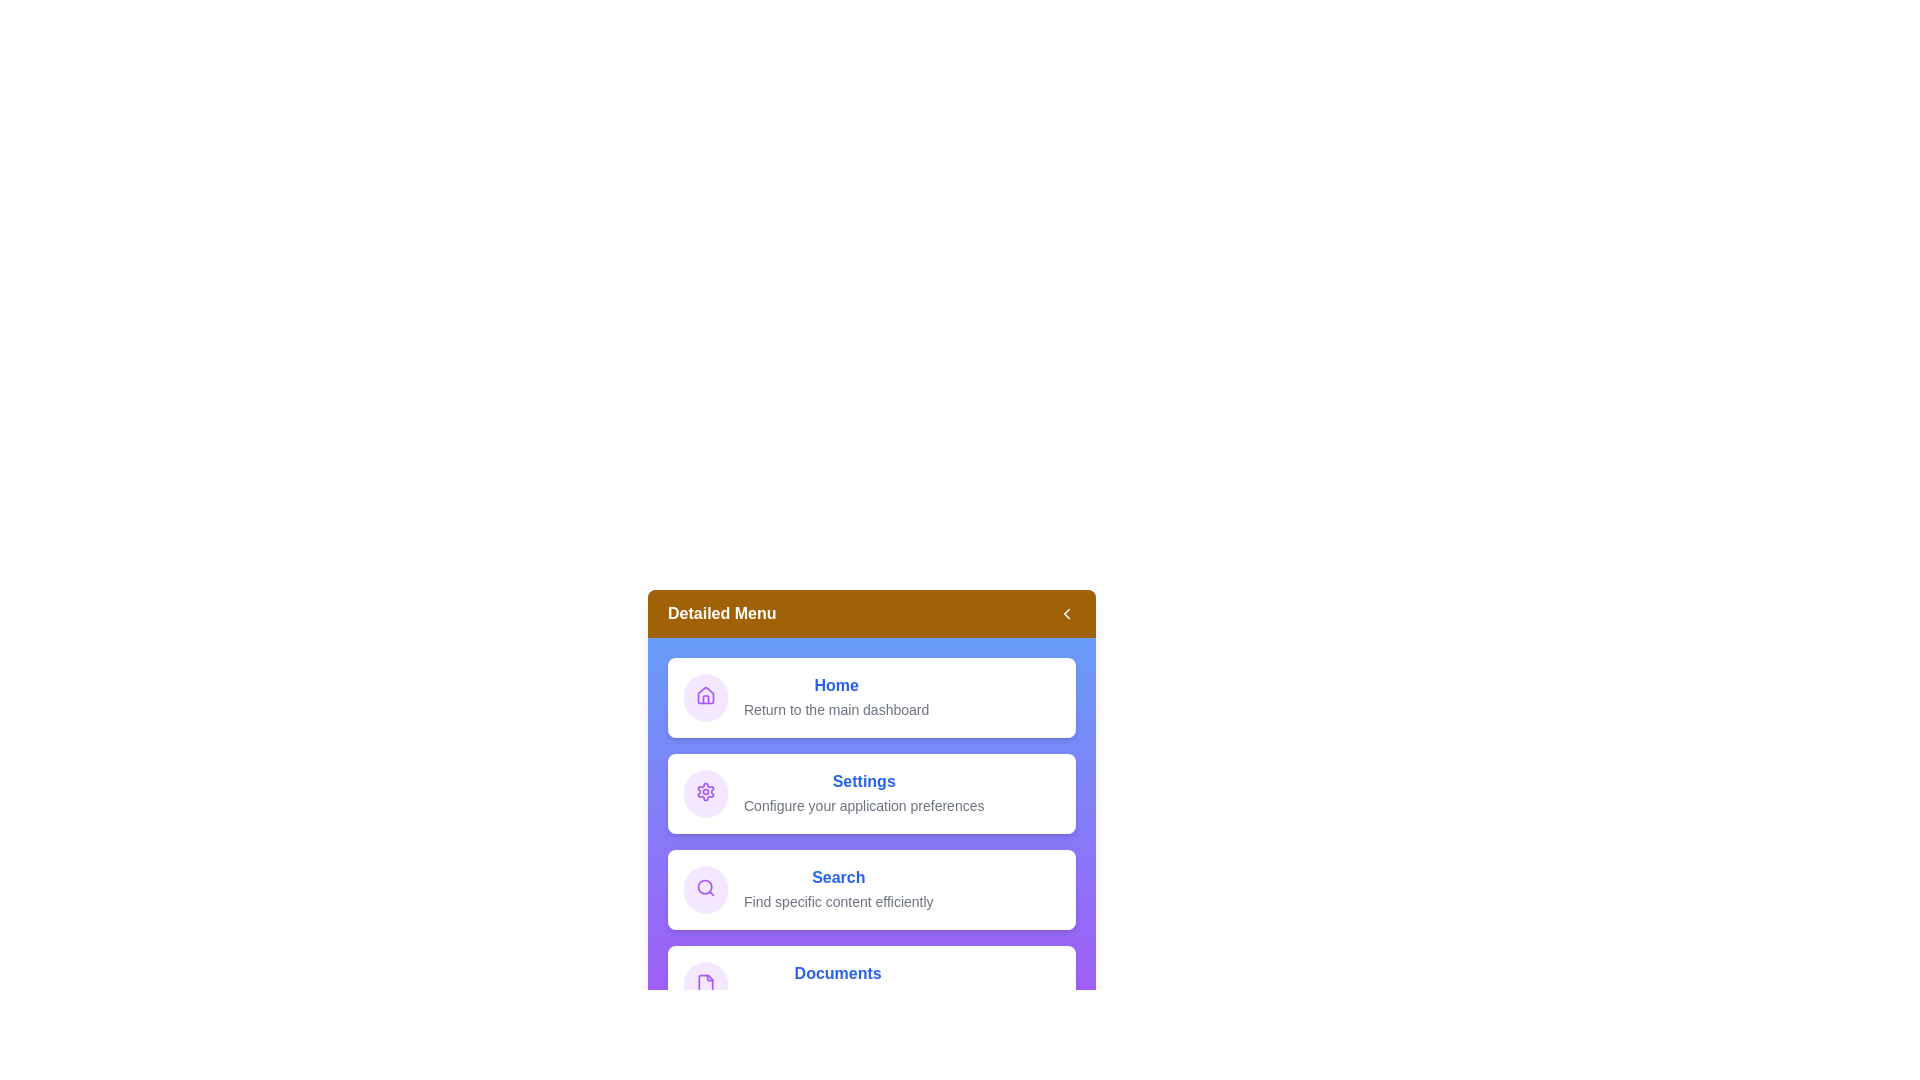 The image size is (1920, 1080). What do you see at coordinates (705, 697) in the screenshot?
I see `the icon corresponding to Home in the menu` at bounding box center [705, 697].